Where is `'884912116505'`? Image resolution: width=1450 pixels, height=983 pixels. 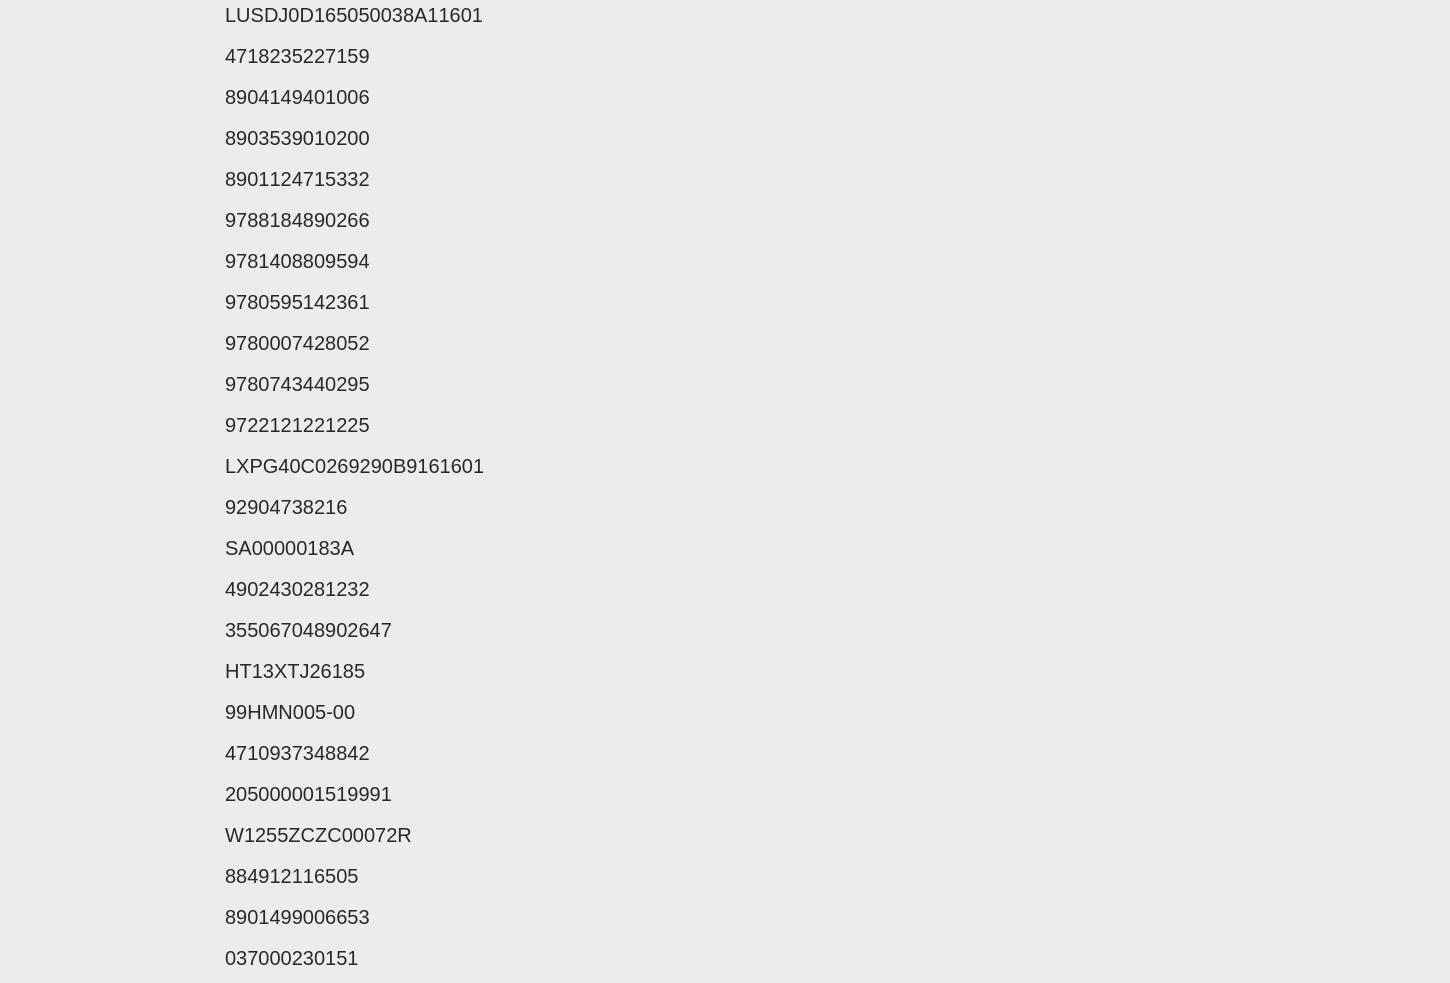
'884912116505' is located at coordinates (224, 875).